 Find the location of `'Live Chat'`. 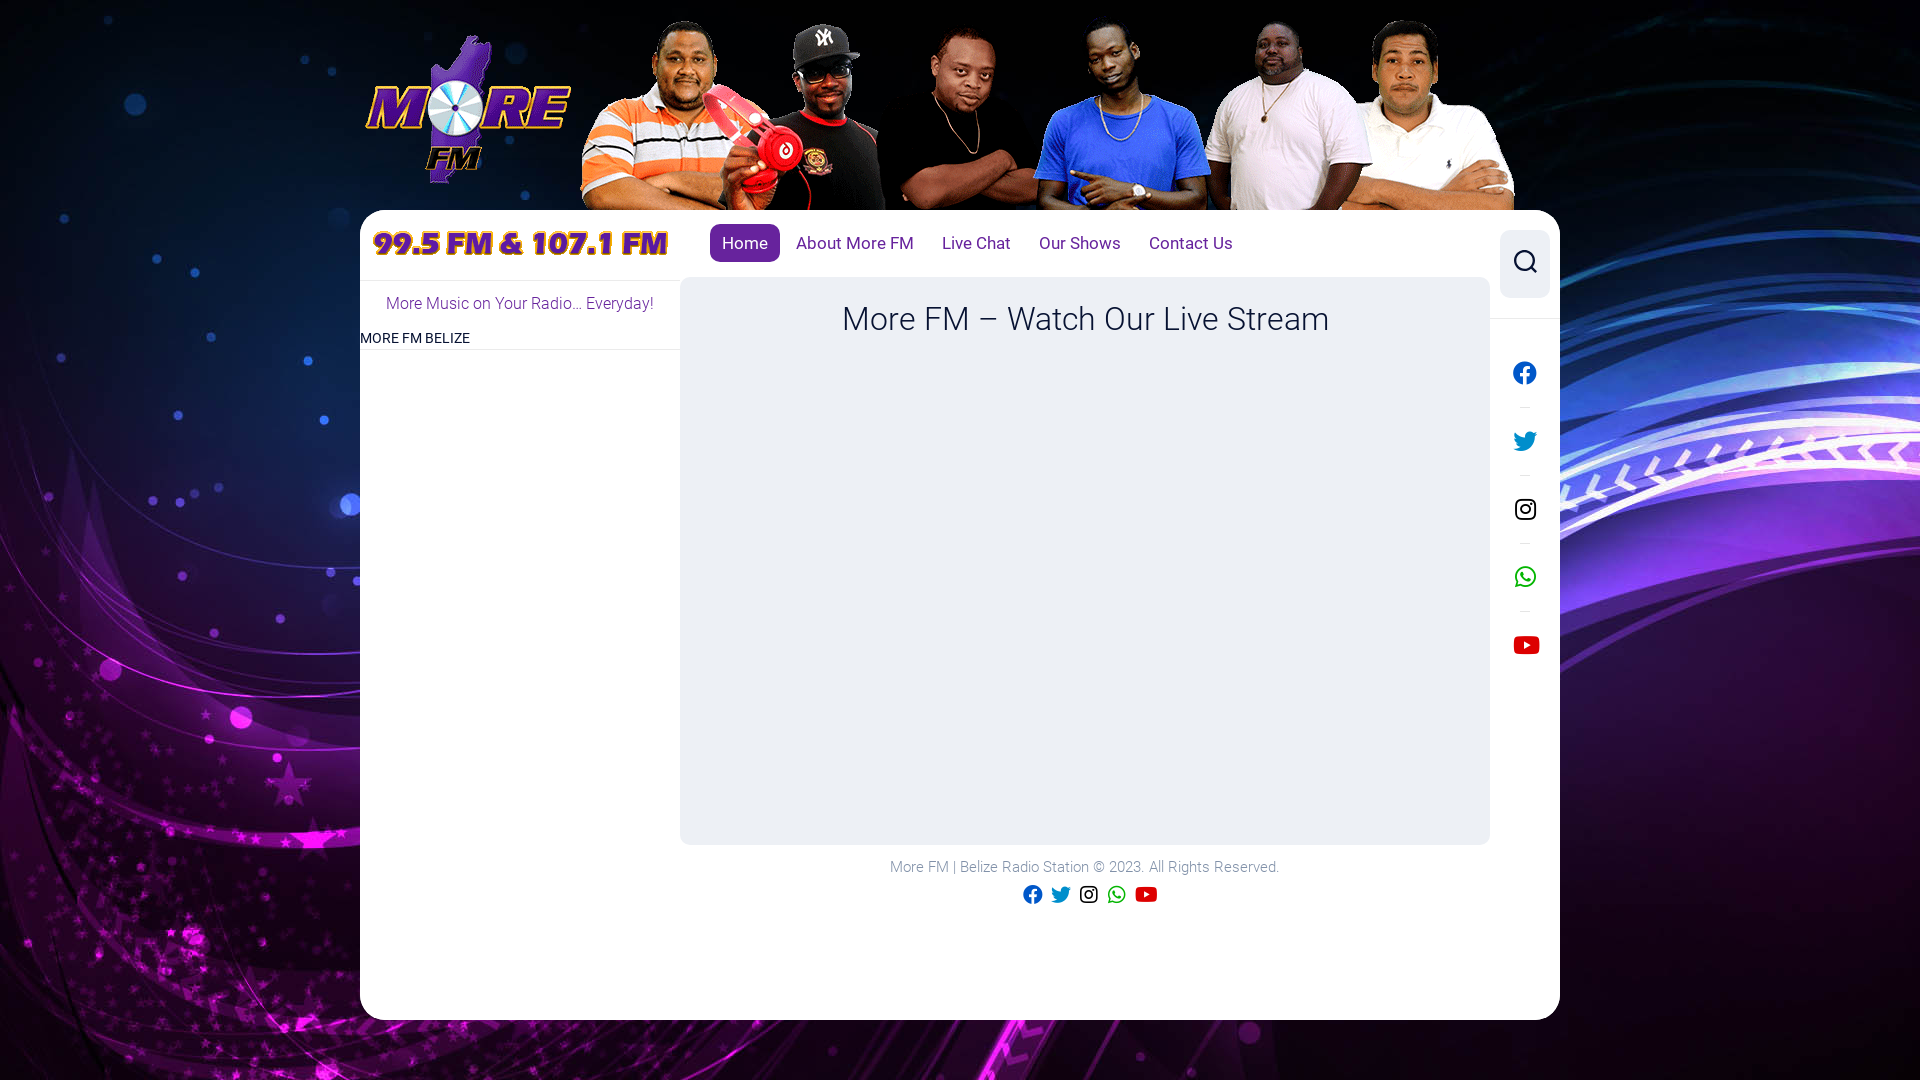

'Live Chat' is located at coordinates (976, 242).